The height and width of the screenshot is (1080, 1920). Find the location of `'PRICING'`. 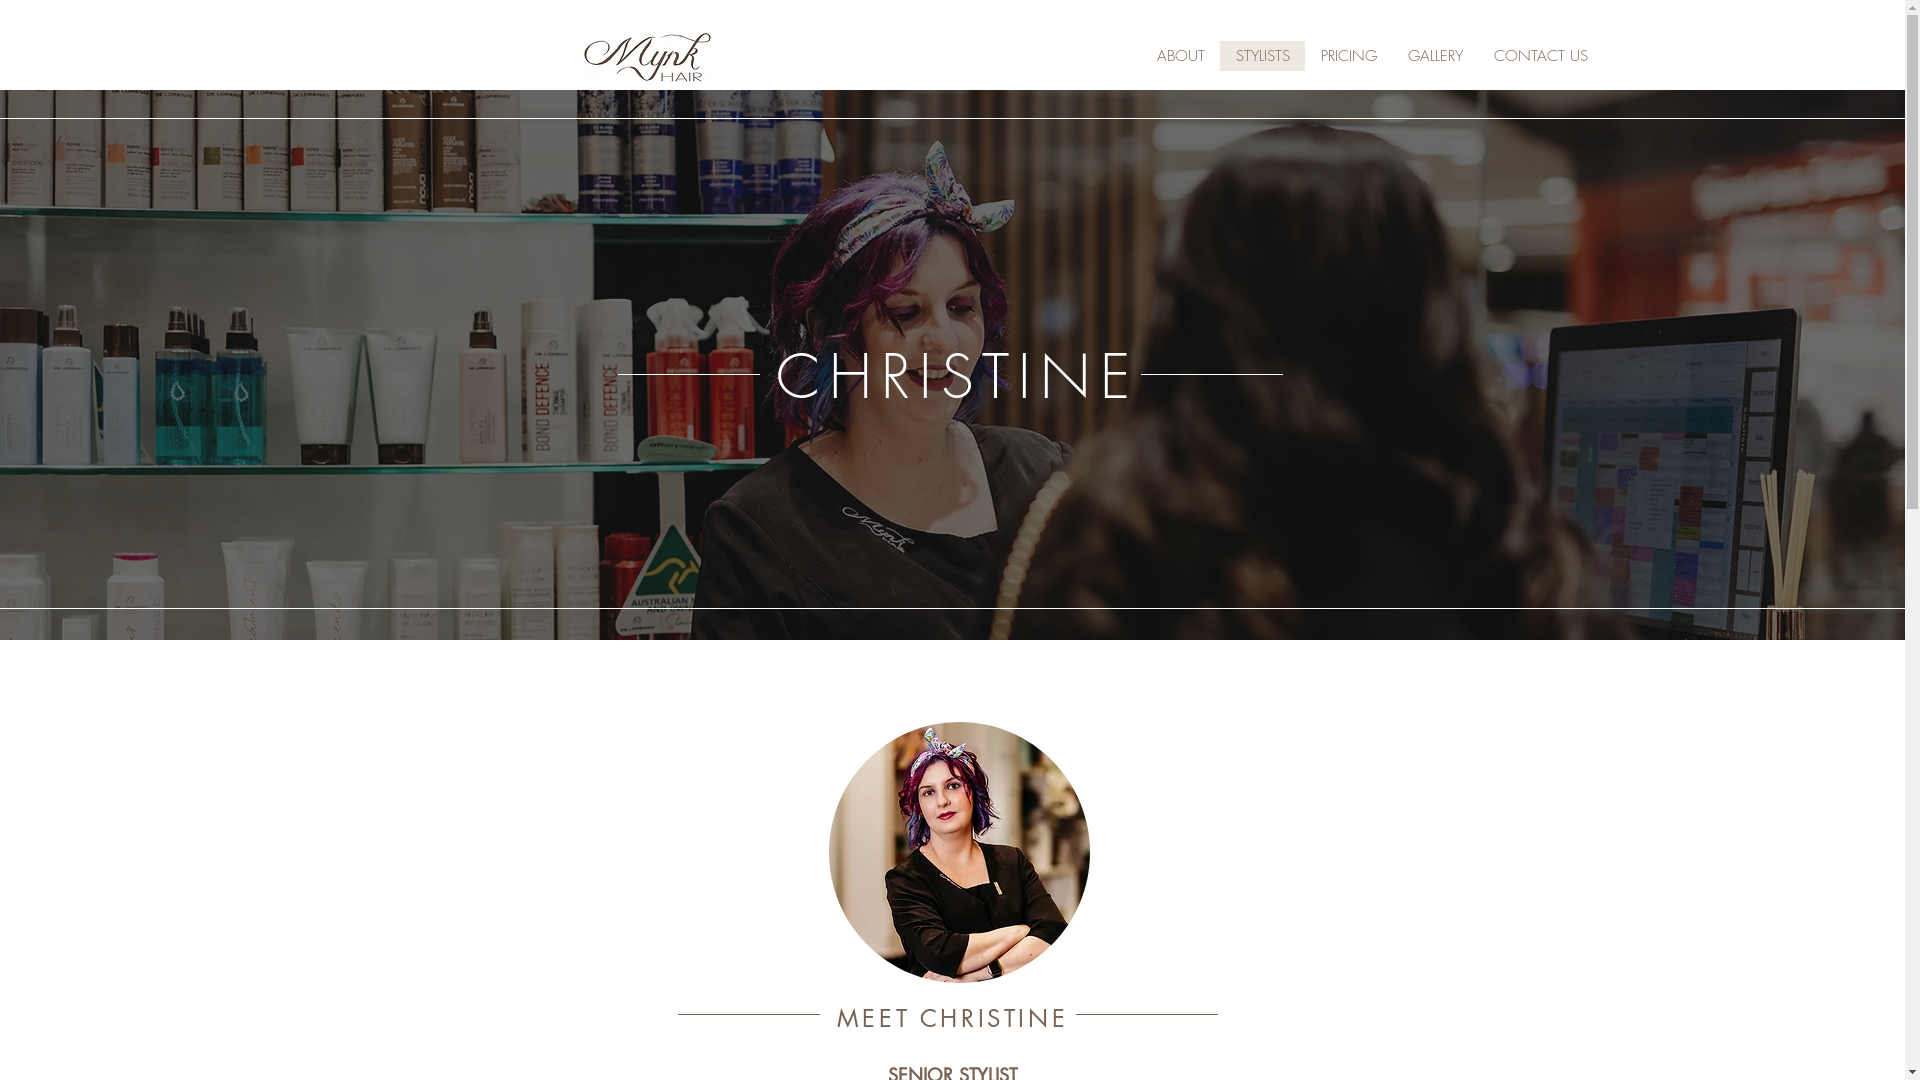

'PRICING' is located at coordinates (1348, 55).